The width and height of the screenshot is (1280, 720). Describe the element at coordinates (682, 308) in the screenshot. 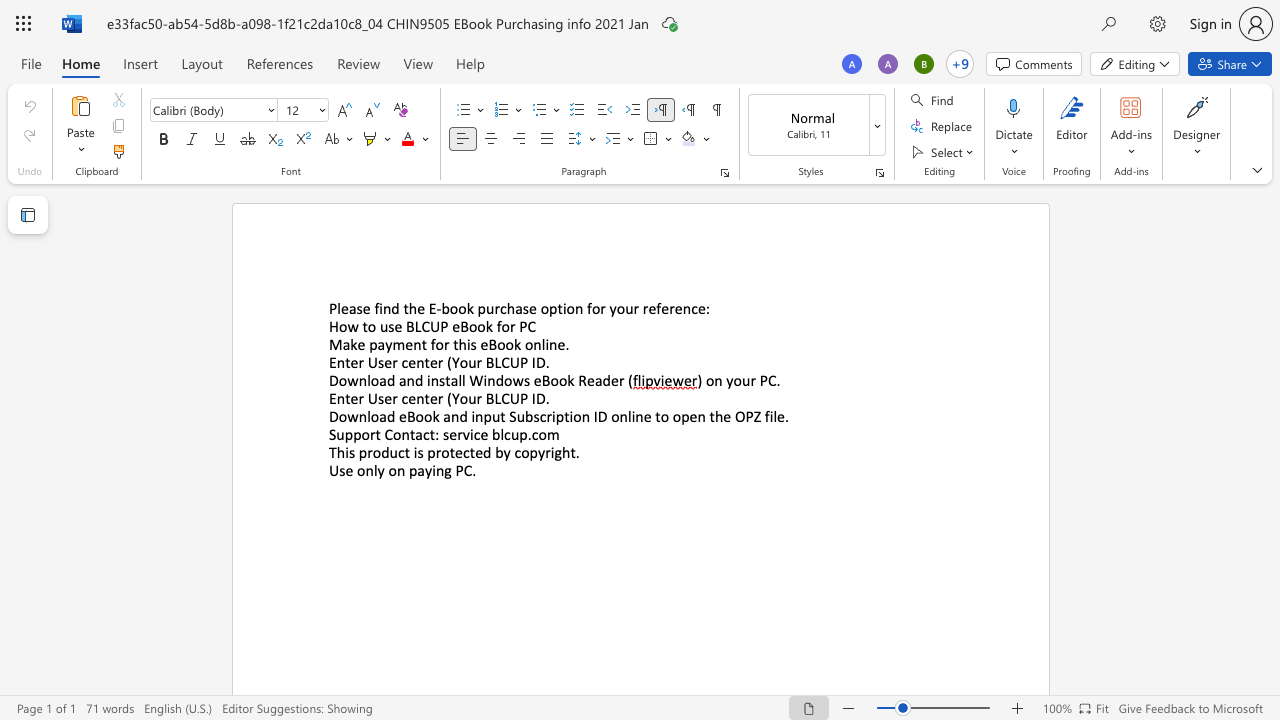

I see `the space between the continuous character "e" and "n" in the text` at that location.